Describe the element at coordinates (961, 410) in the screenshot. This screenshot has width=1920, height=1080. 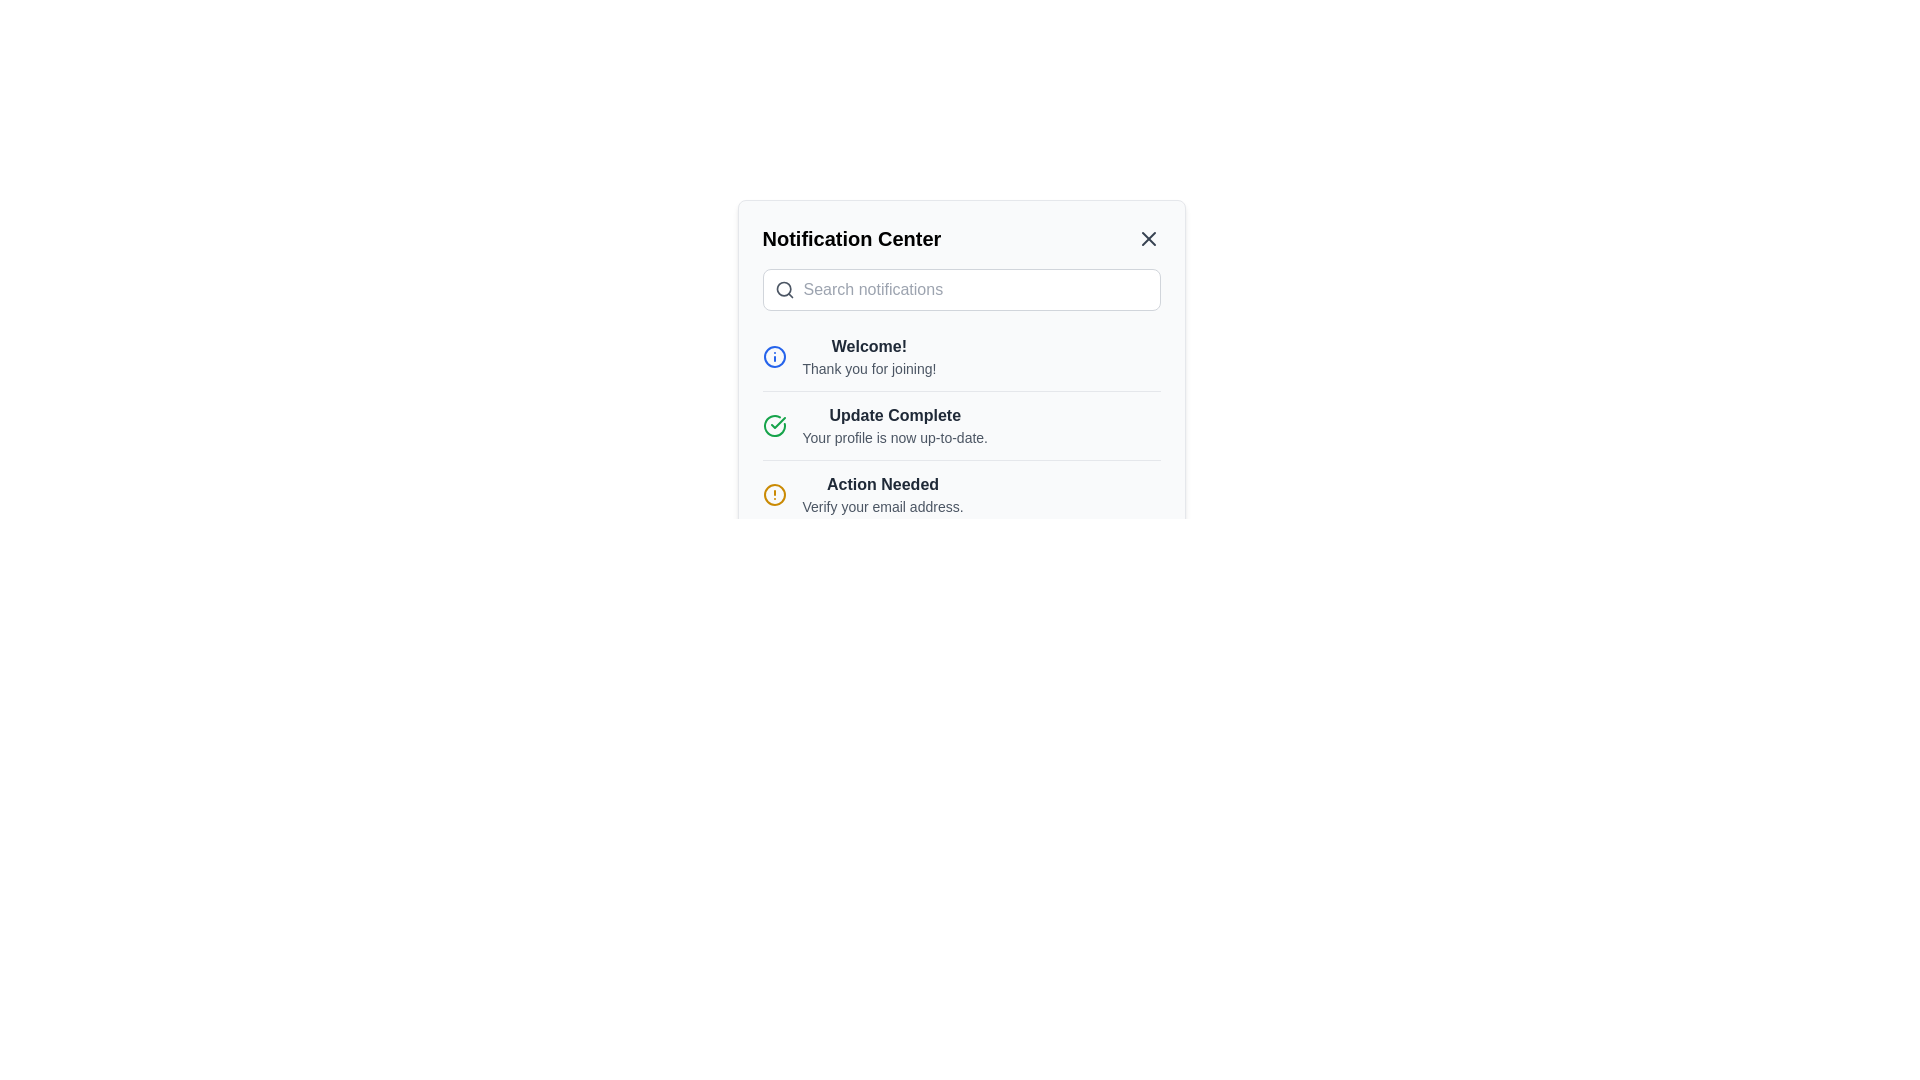
I see `the Notification item in the Notification Center, which indicates a successful profile update and is positioned between 'Welcome!' and 'Action Needed'` at that location.